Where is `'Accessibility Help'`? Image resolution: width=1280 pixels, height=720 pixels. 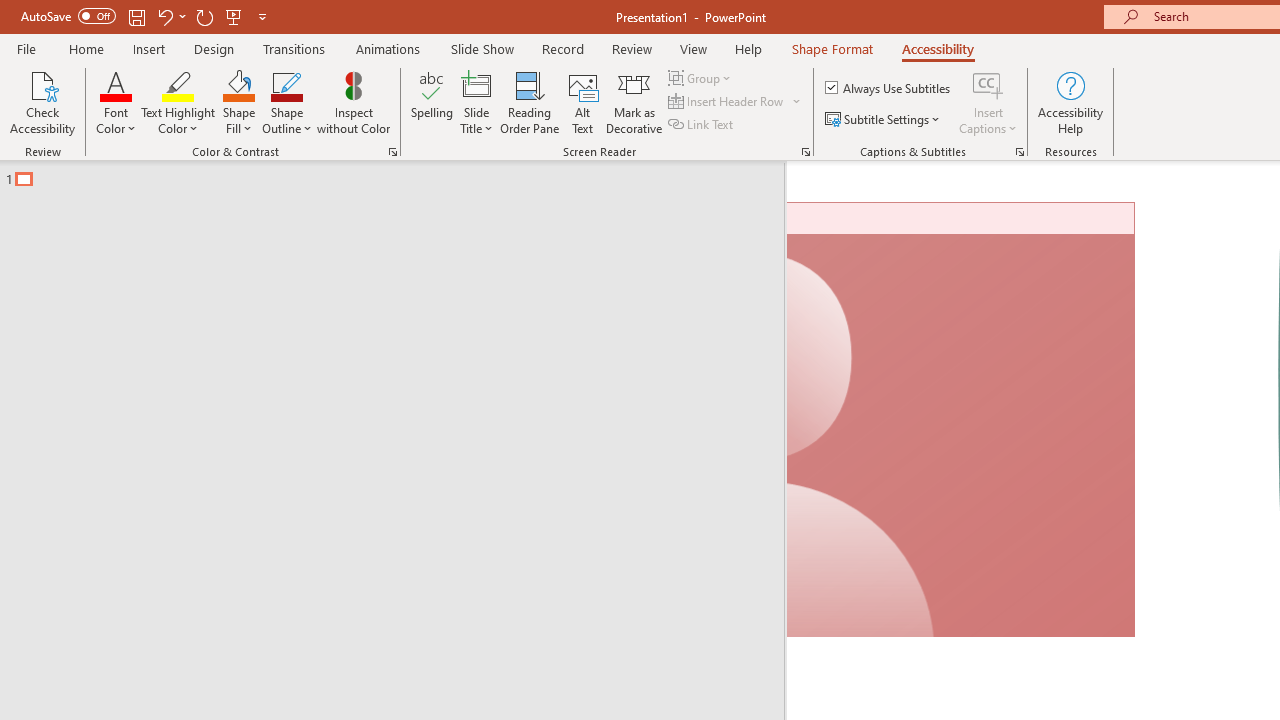
'Accessibility Help' is located at coordinates (1069, 103).